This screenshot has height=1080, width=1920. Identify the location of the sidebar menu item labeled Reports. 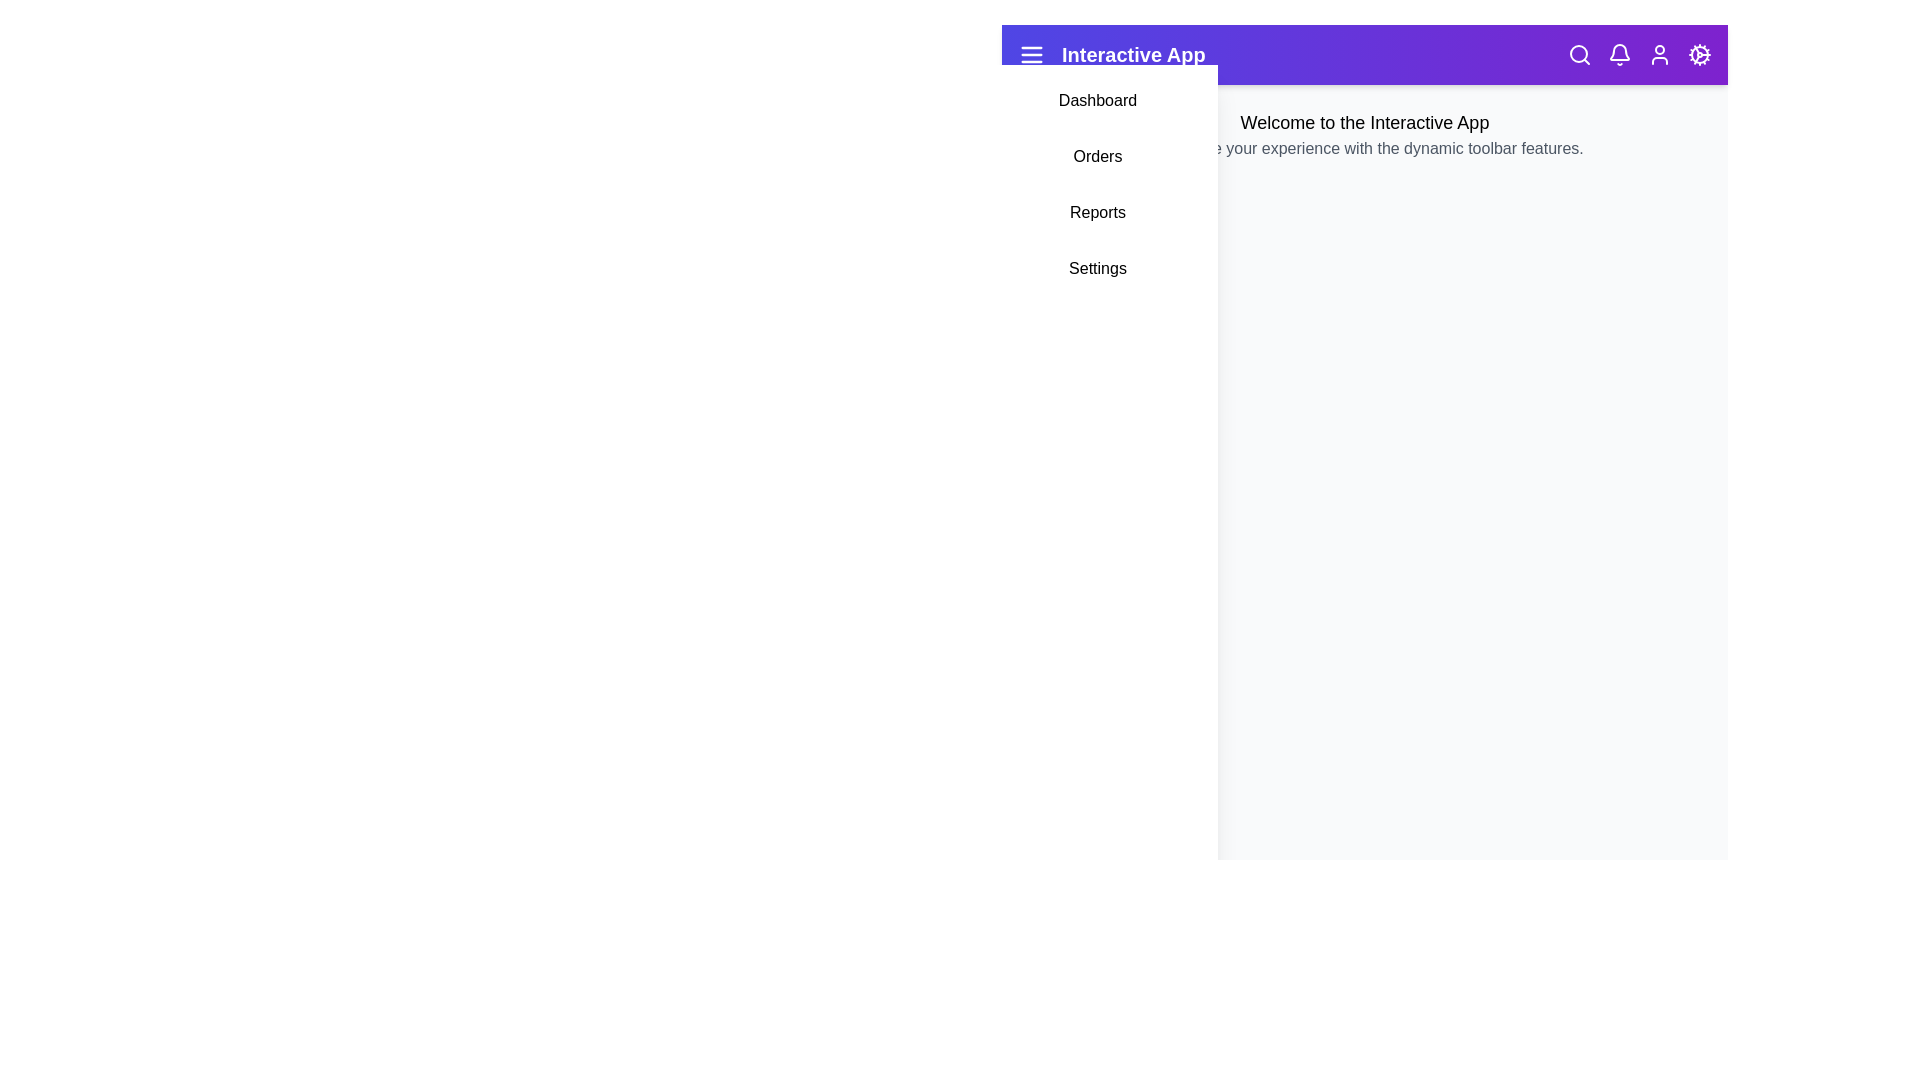
(1097, 212).